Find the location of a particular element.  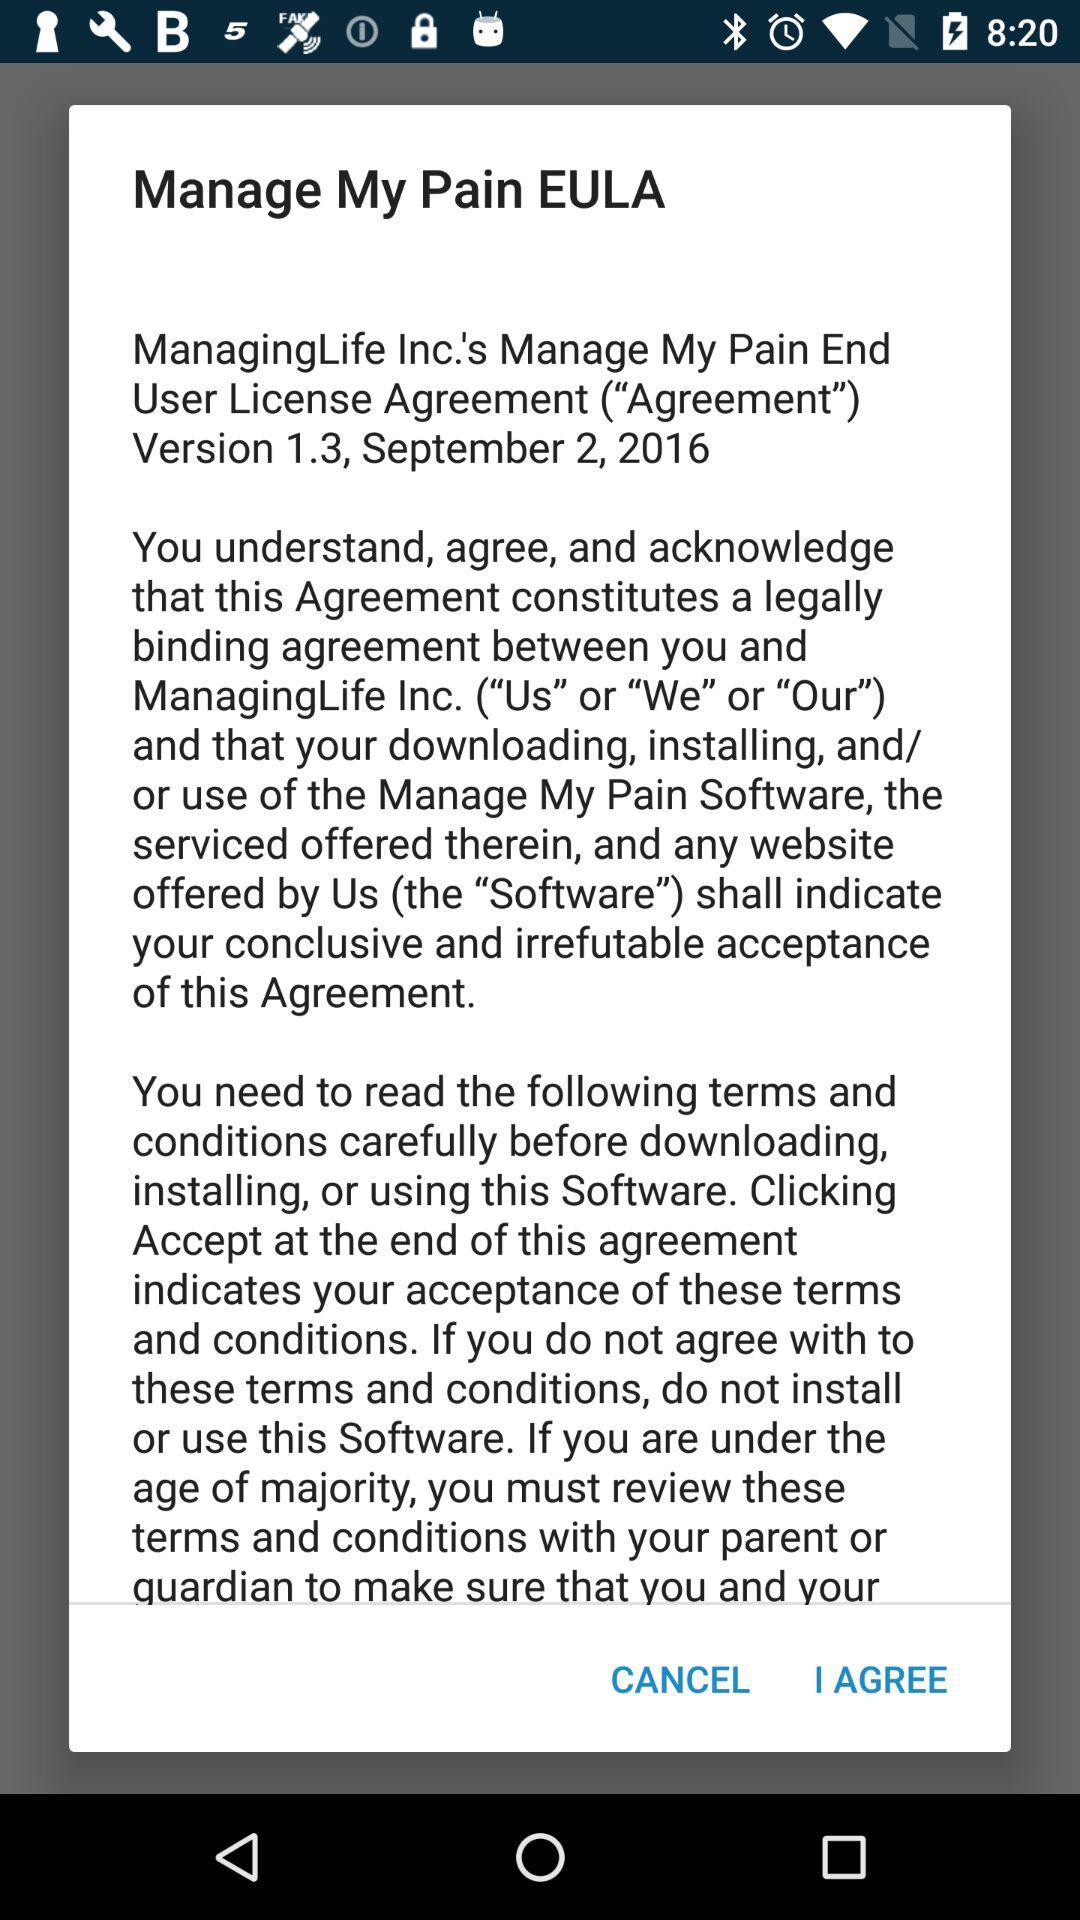

the i agree item is located at coordinates (879, 1678).